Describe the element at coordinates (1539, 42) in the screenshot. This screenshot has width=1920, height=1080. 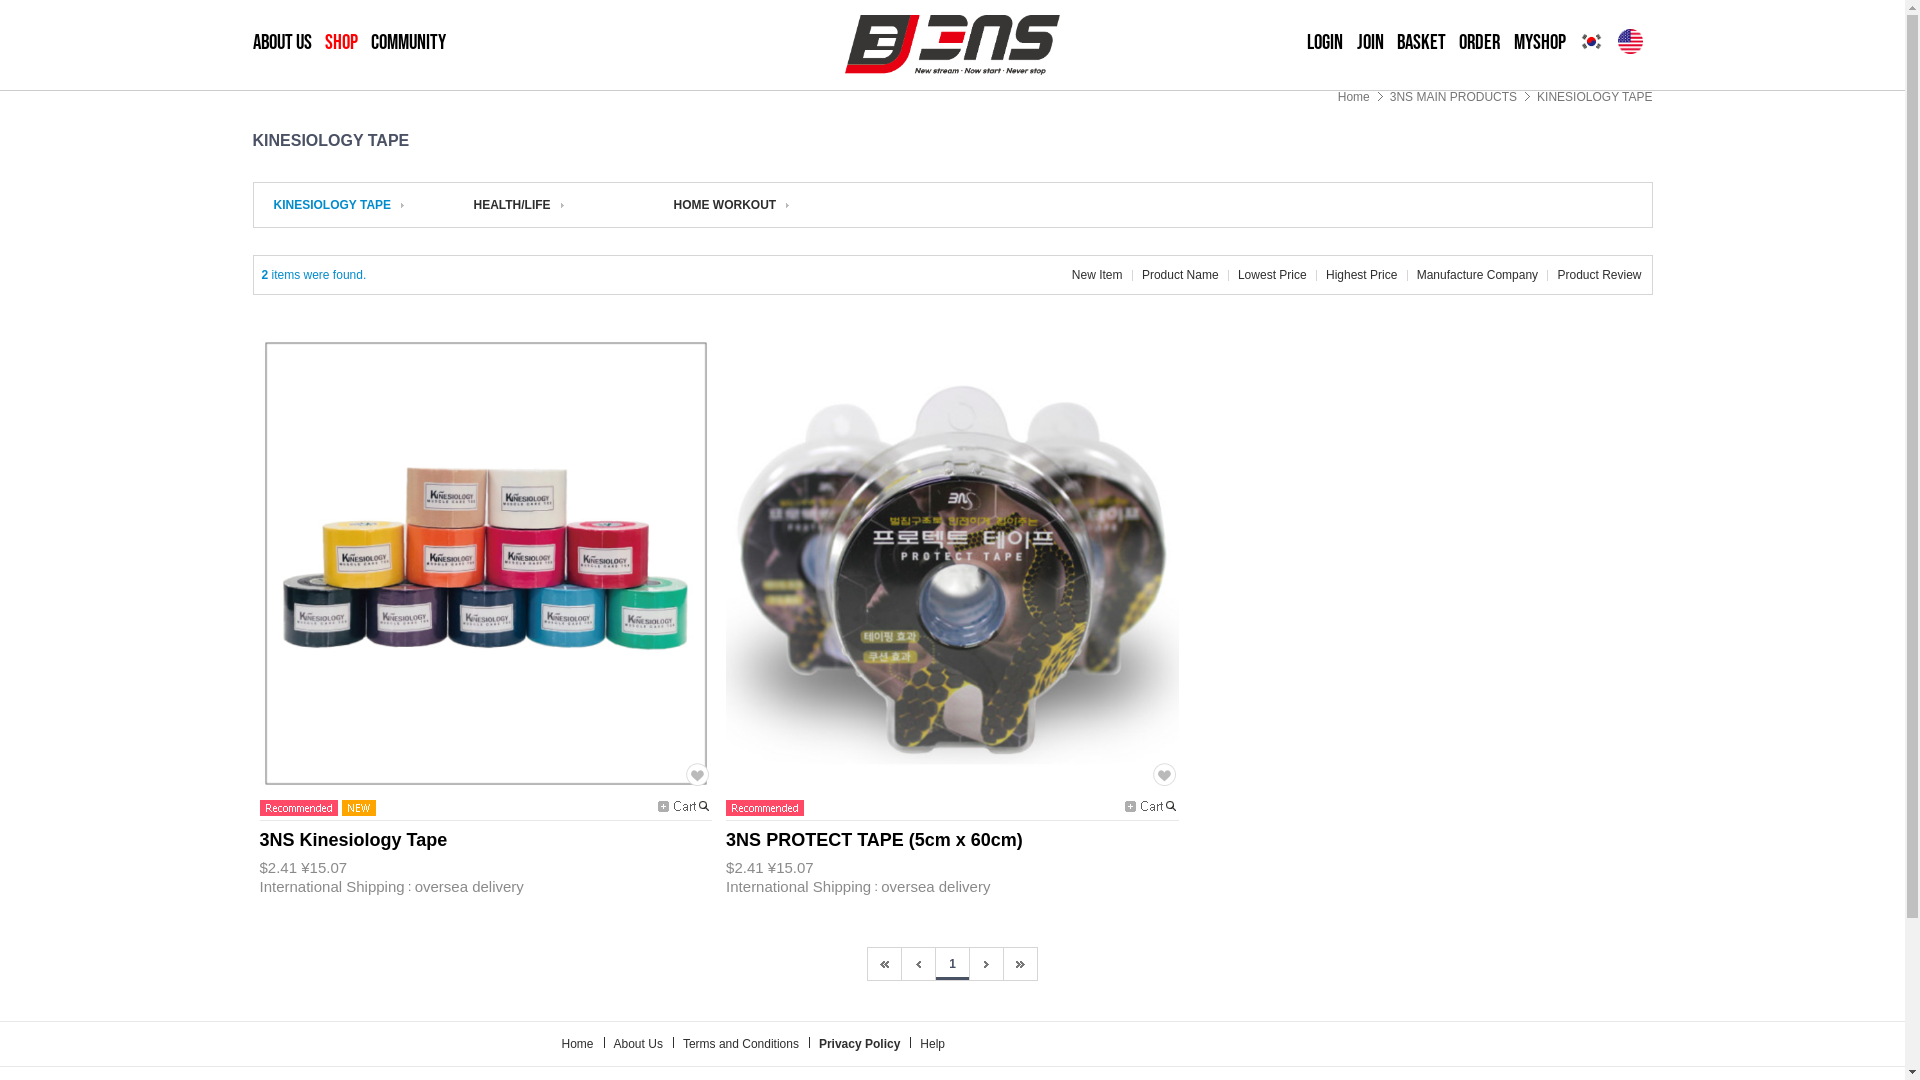
I see `'MyShop'` at that location.